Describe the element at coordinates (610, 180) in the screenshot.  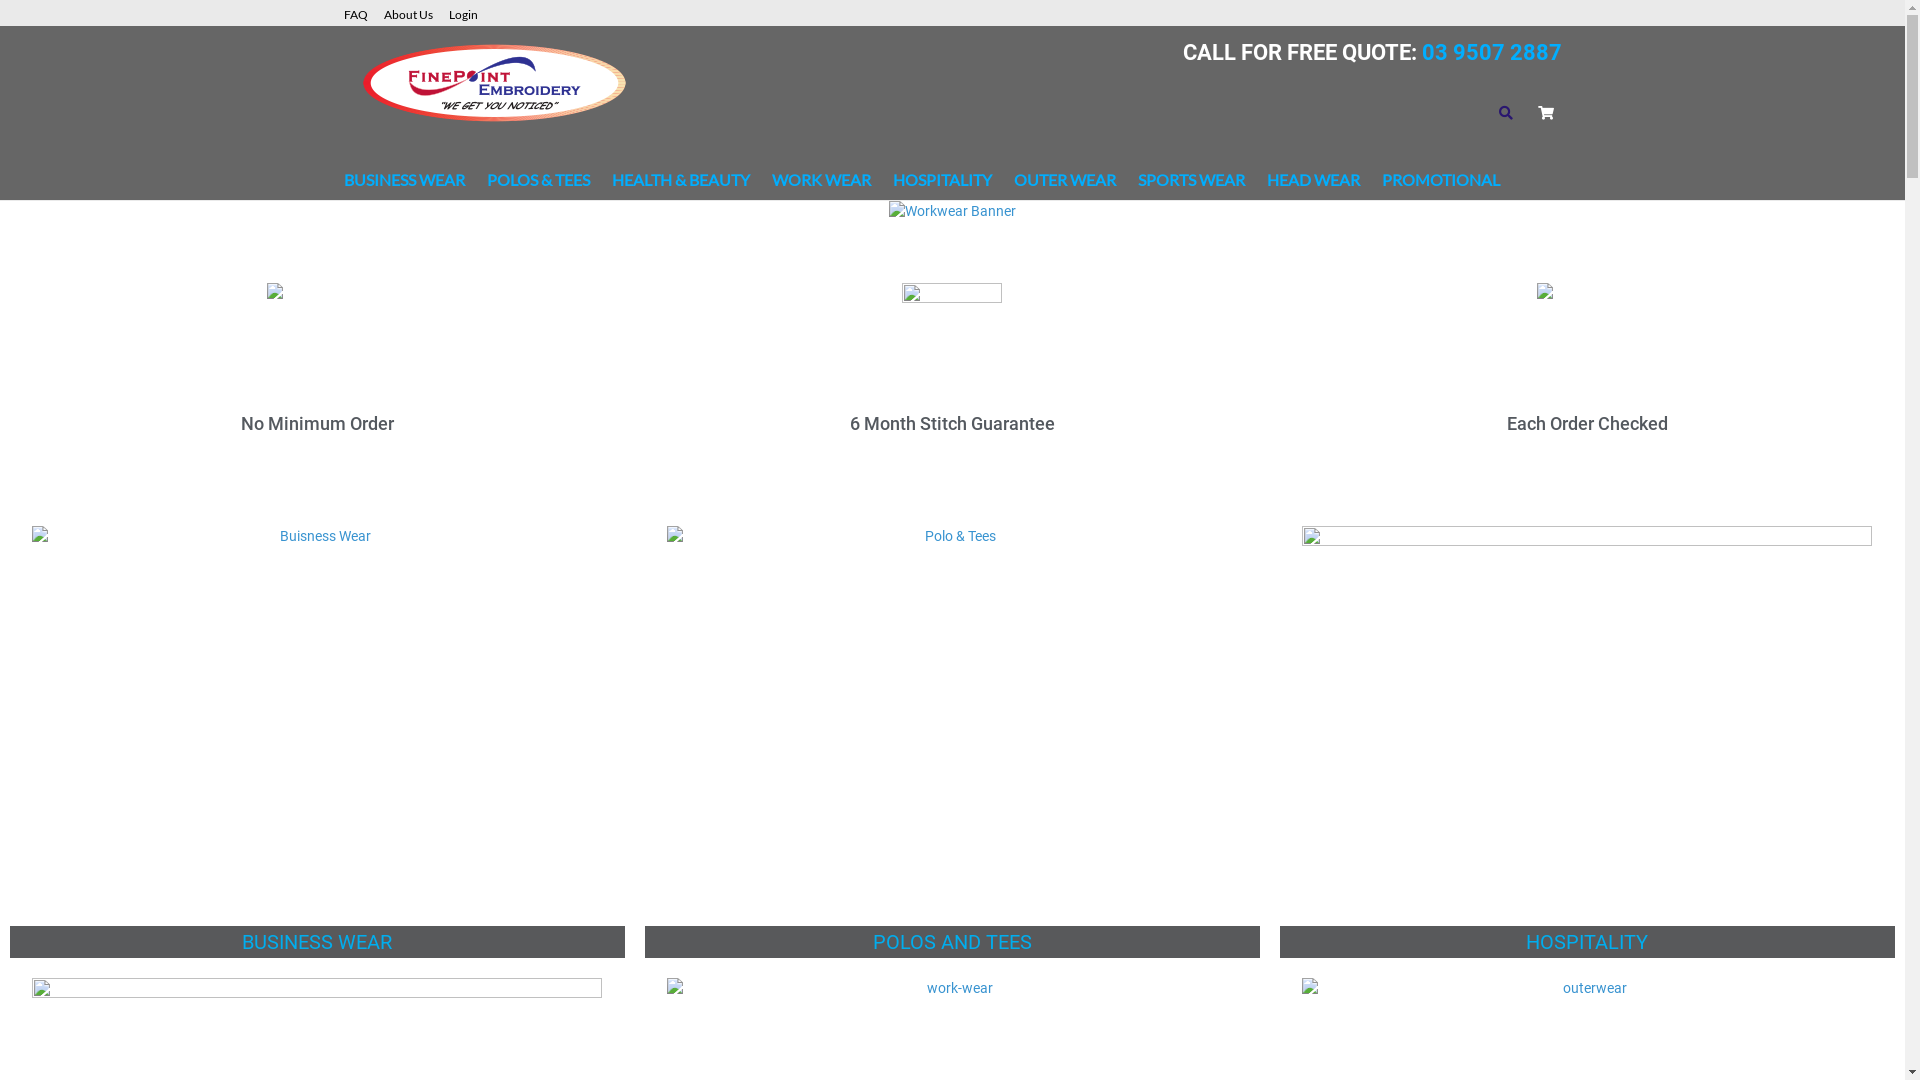
I see `'HEALTH & BEAUTY'` at that location.